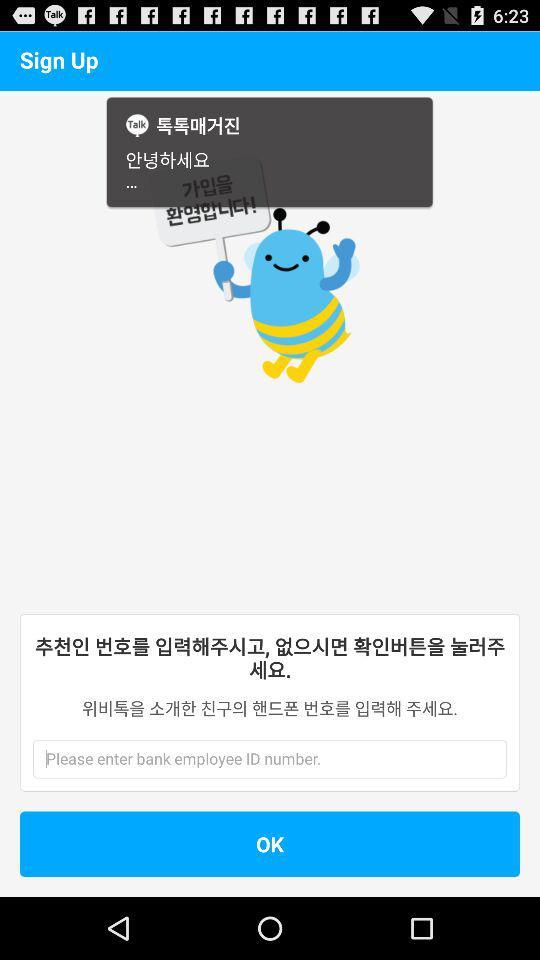  What do you see at coordinates (249, 758) in the screenshot?
I see `employee id number` at bounding box center [249, 758].